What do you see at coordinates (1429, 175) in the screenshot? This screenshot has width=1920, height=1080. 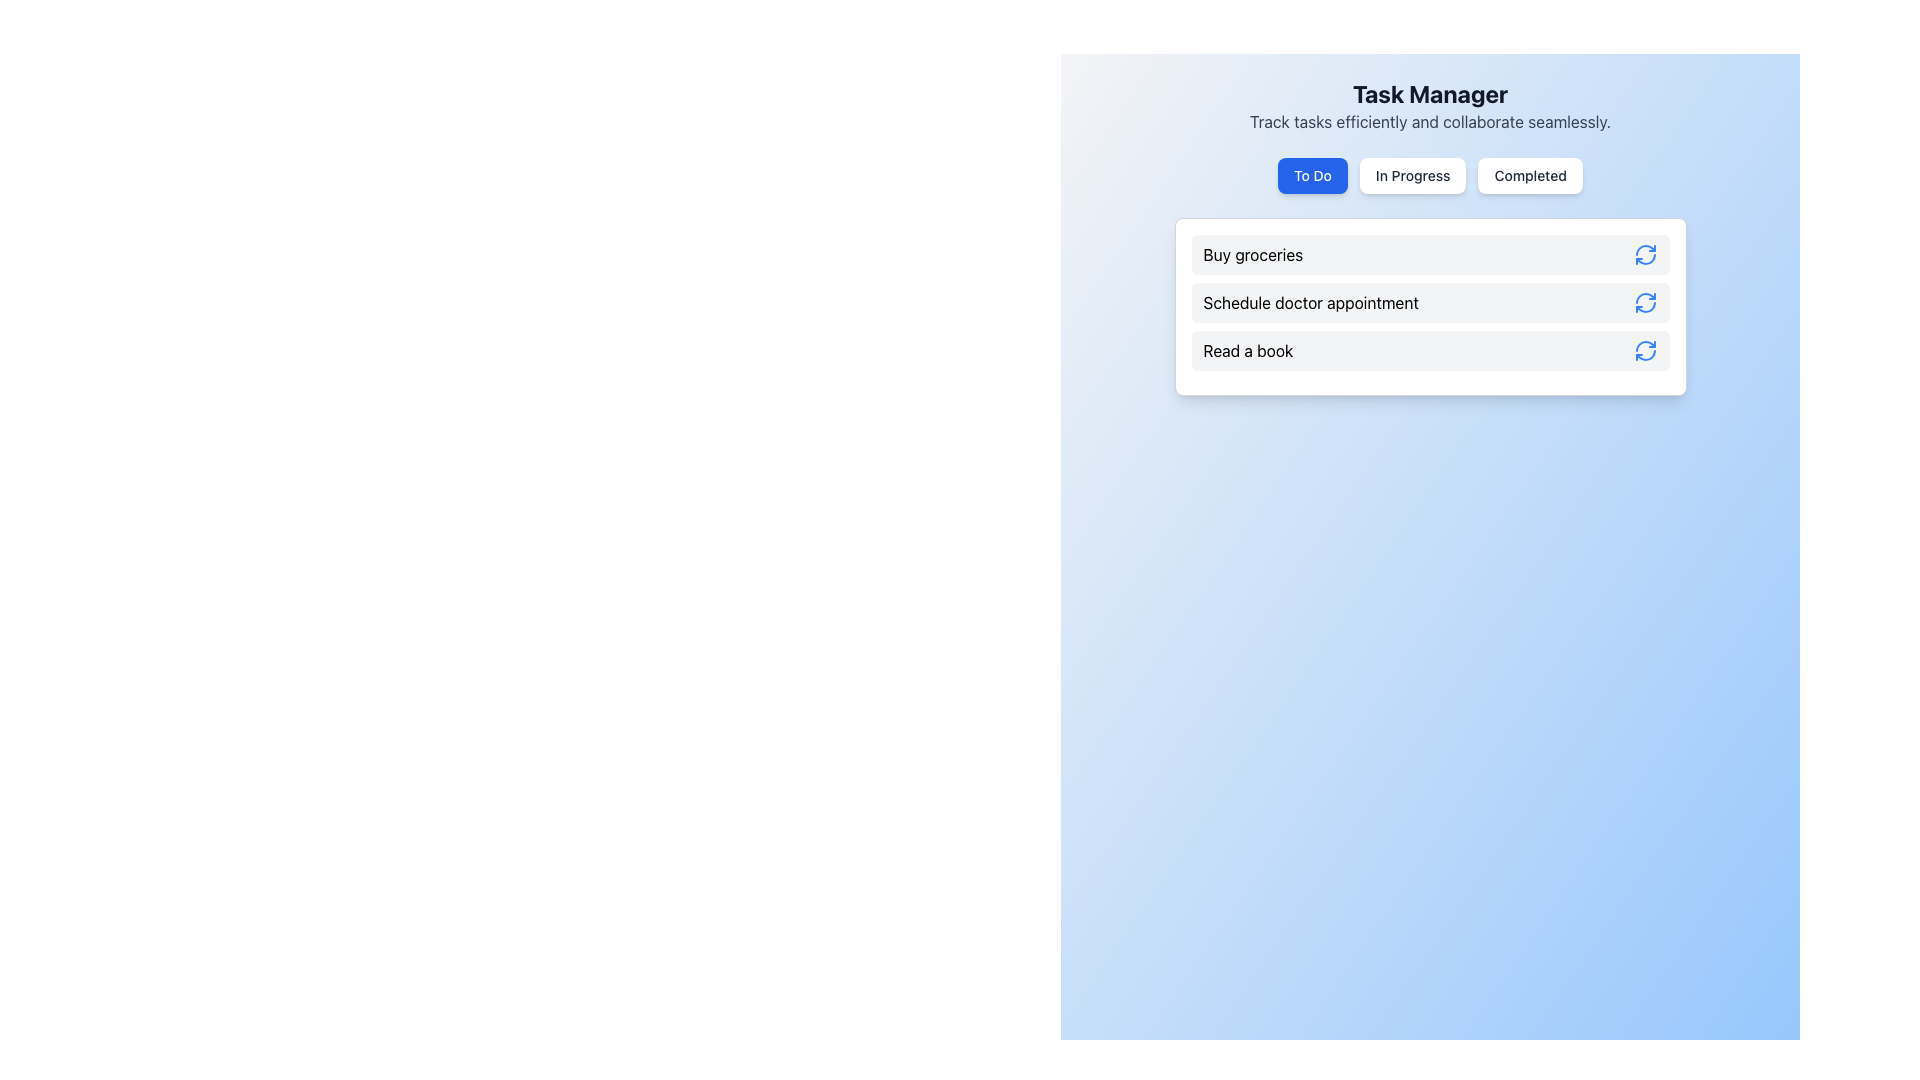 I see `the 'In Progress' button in the task category button group located below the 'Task Manager' title` at bounding box center [1429, 175].